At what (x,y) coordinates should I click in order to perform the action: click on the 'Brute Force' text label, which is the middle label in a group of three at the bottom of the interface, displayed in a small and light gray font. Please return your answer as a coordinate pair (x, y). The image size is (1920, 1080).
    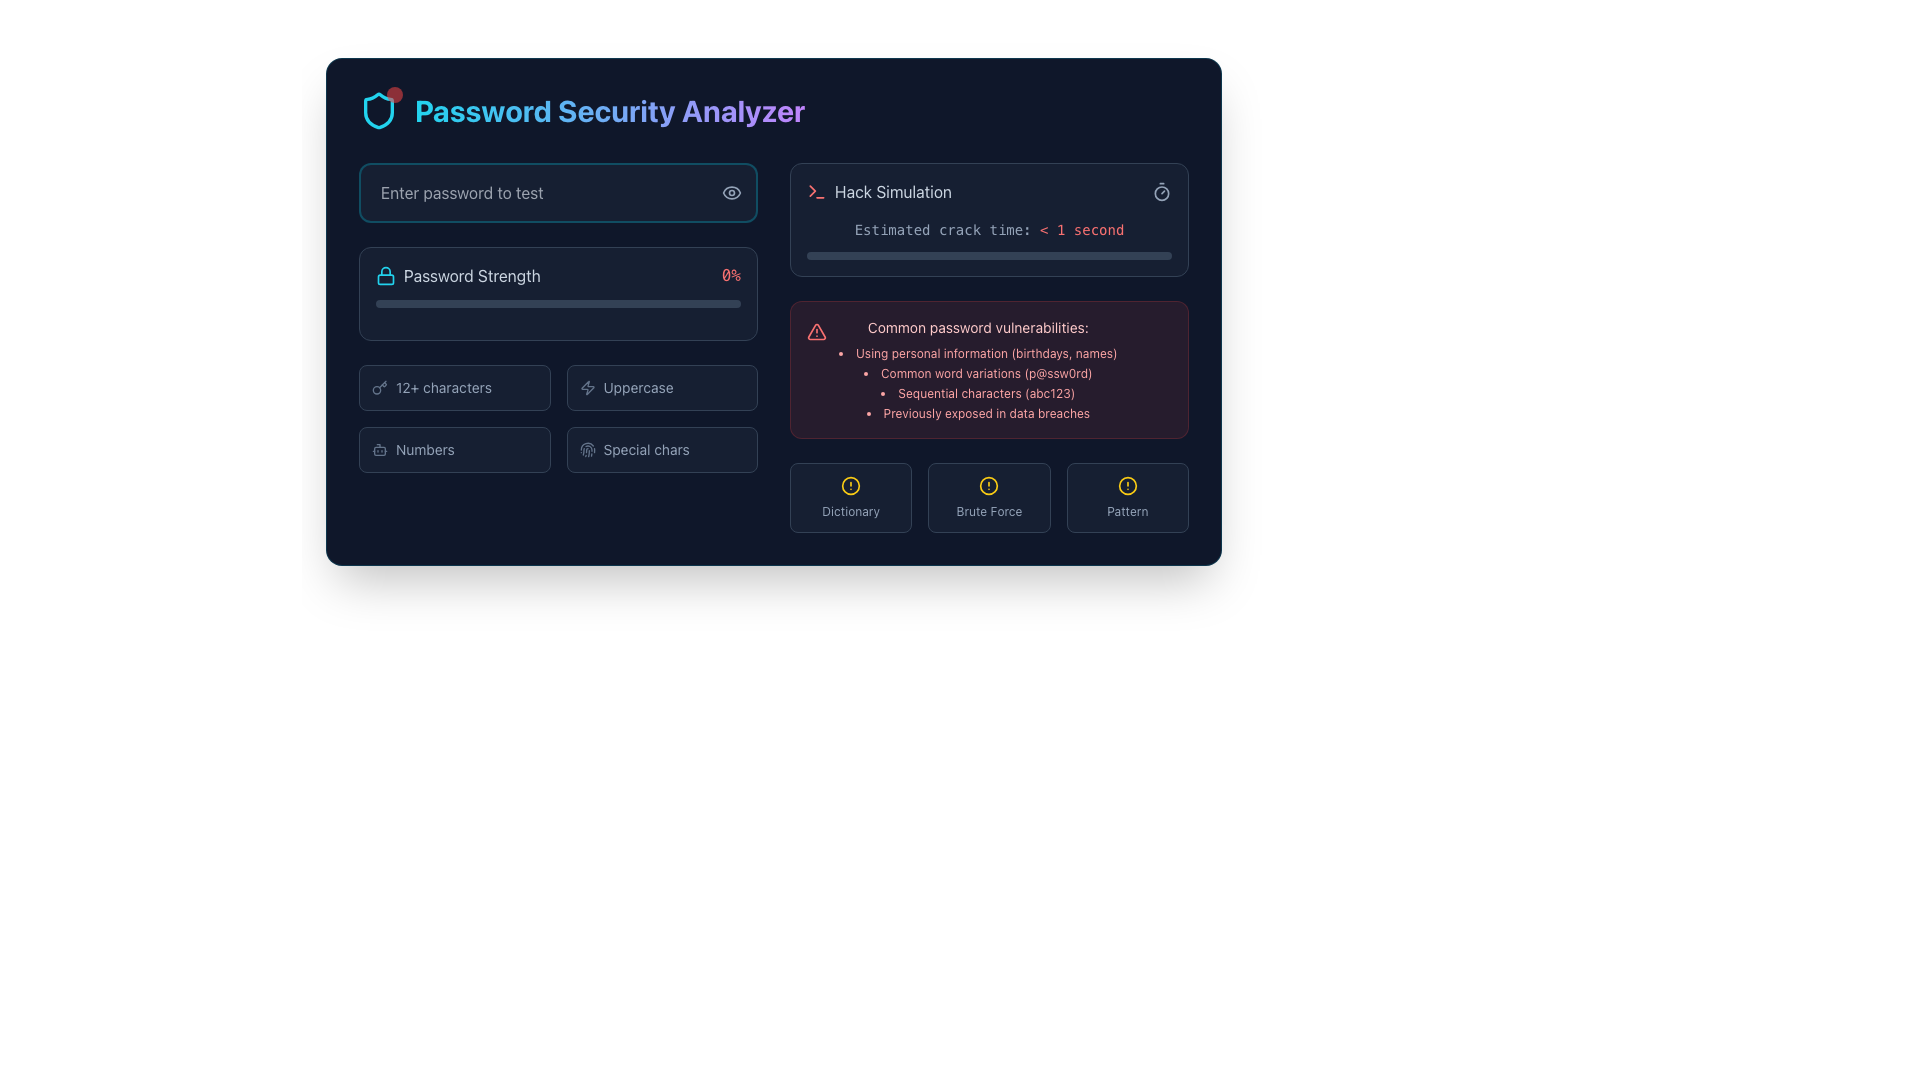
    Looking at the image, I should click on (989, 511).